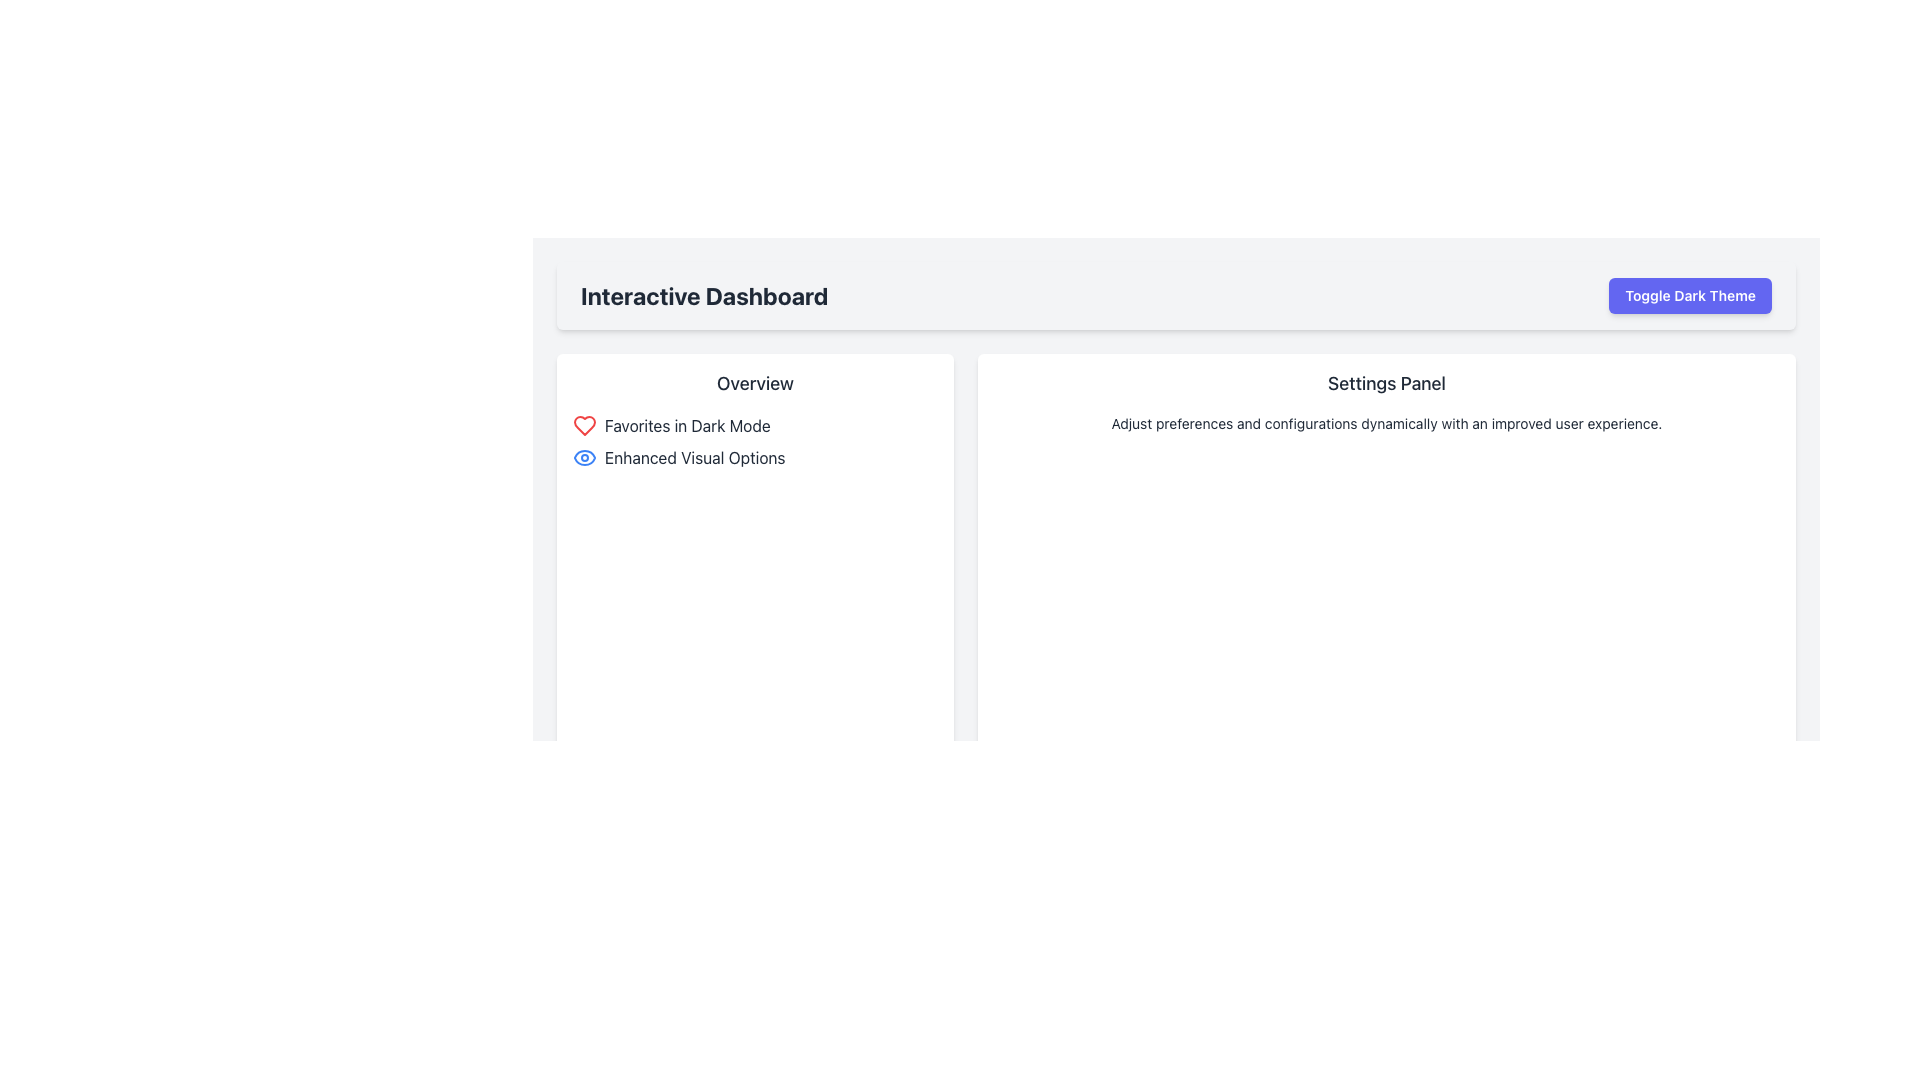 The height and width of the screenshot is (1080, 1920). Describe the element at coordinates (1689, 296) in the screenshot. I see `the theme toggle button located in the upper-right part of the 'Interactive Dashboard' header to observe visual feedback` at that location.